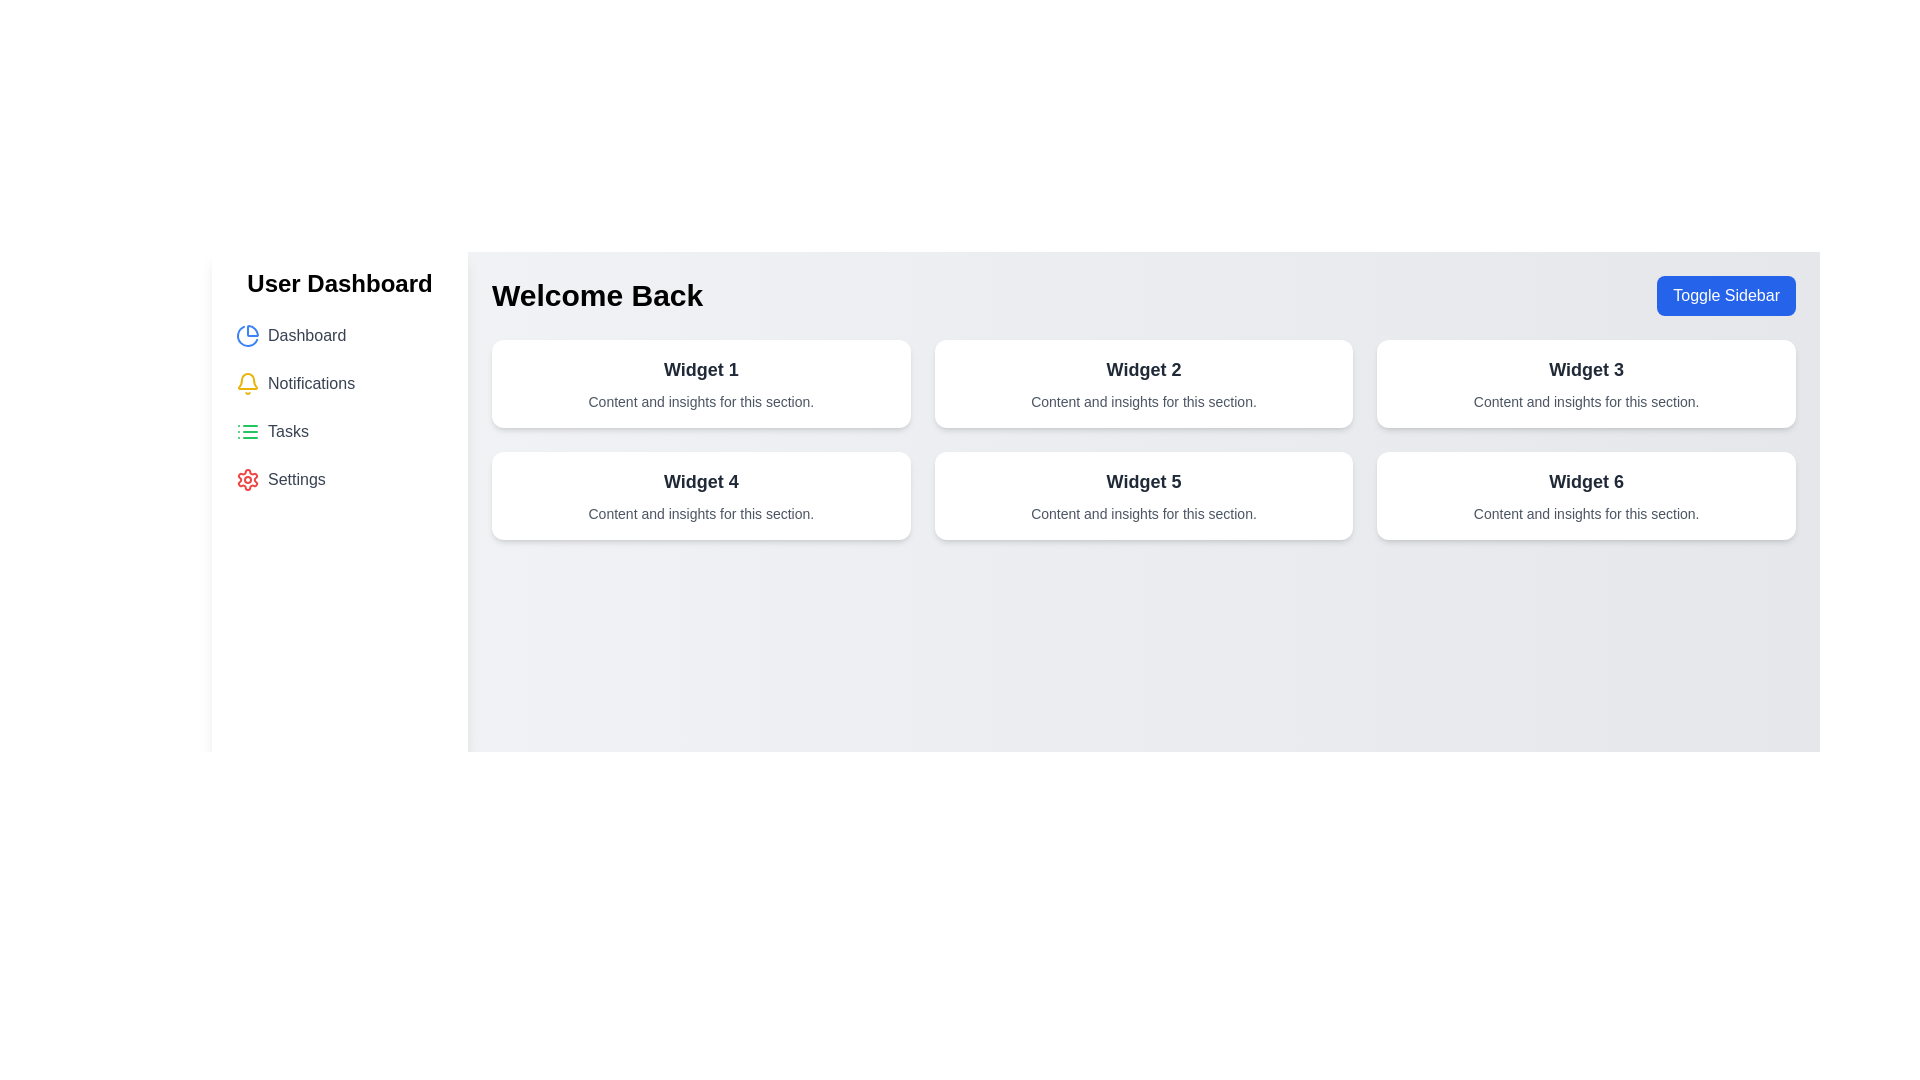  Describe the element at coordinates (1725, 296) in the screenshot. I see `the button located at the top-right corner of the main content area, adjacent to the 'Welcome Back' heading` at that location.